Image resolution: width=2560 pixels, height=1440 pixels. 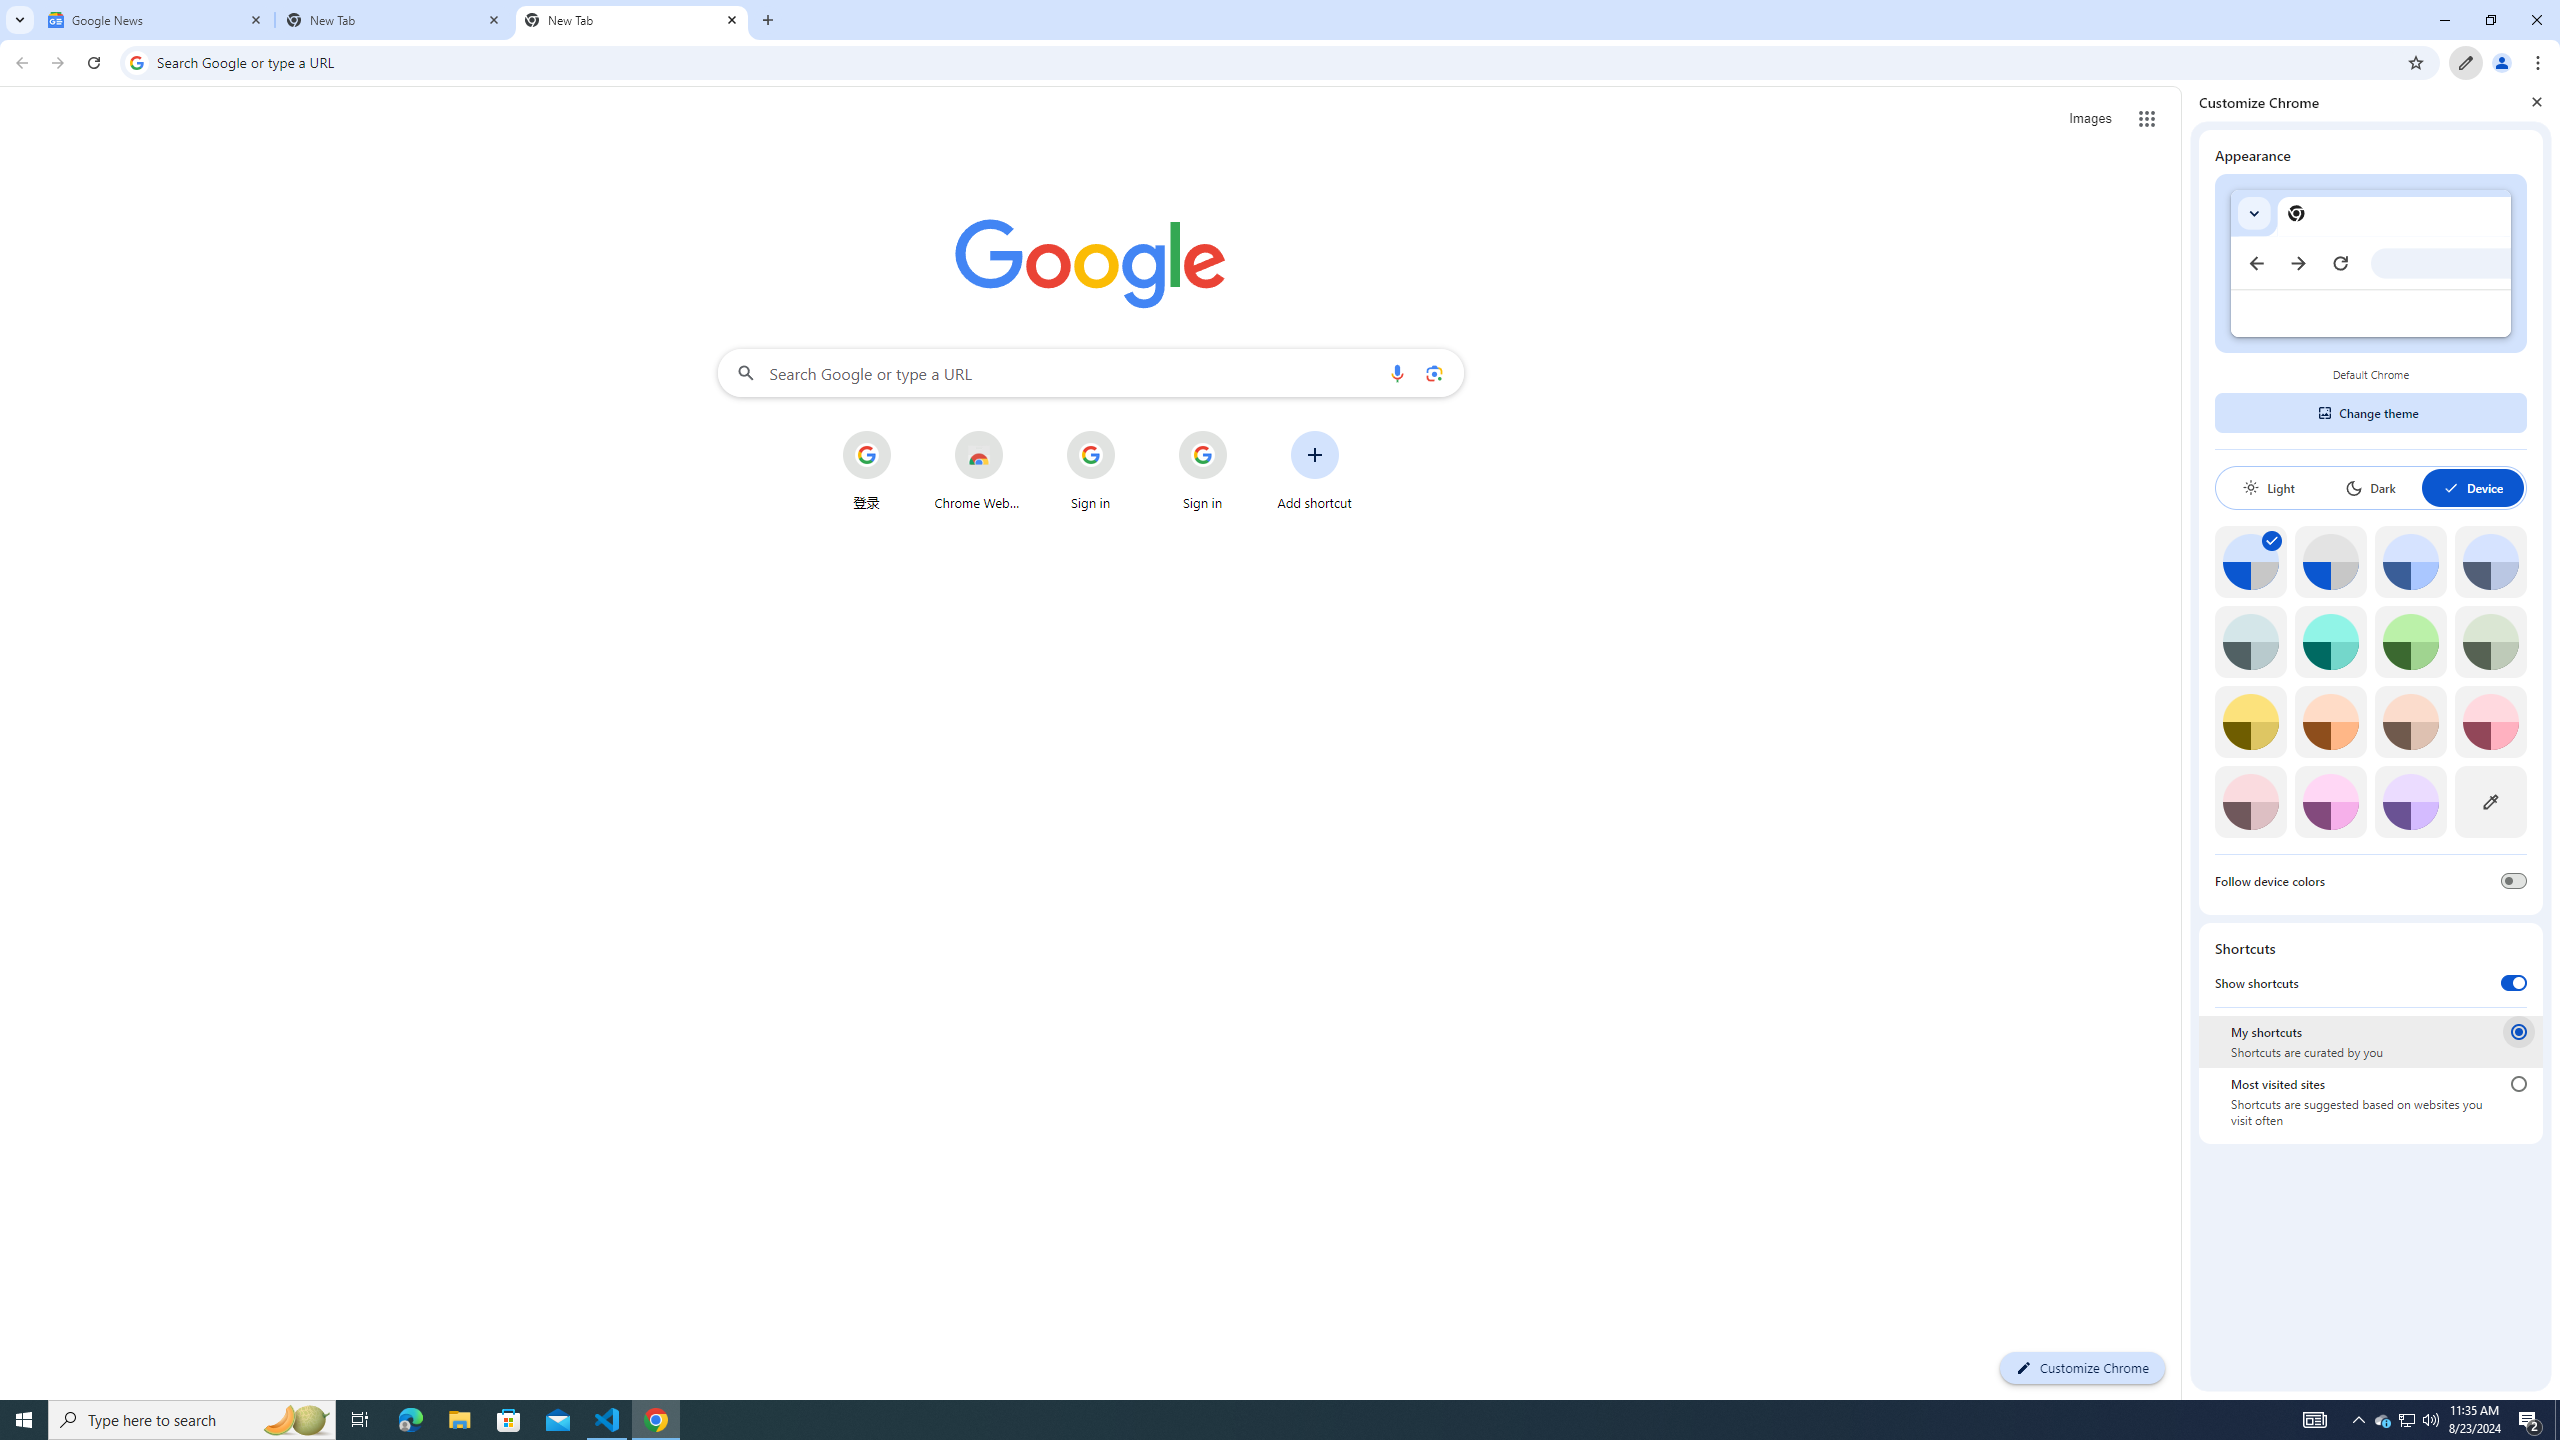 What do you see at coordinates (155, 19) in the screenshot?
I see `'Google News'` at bounding box center [155, 19].